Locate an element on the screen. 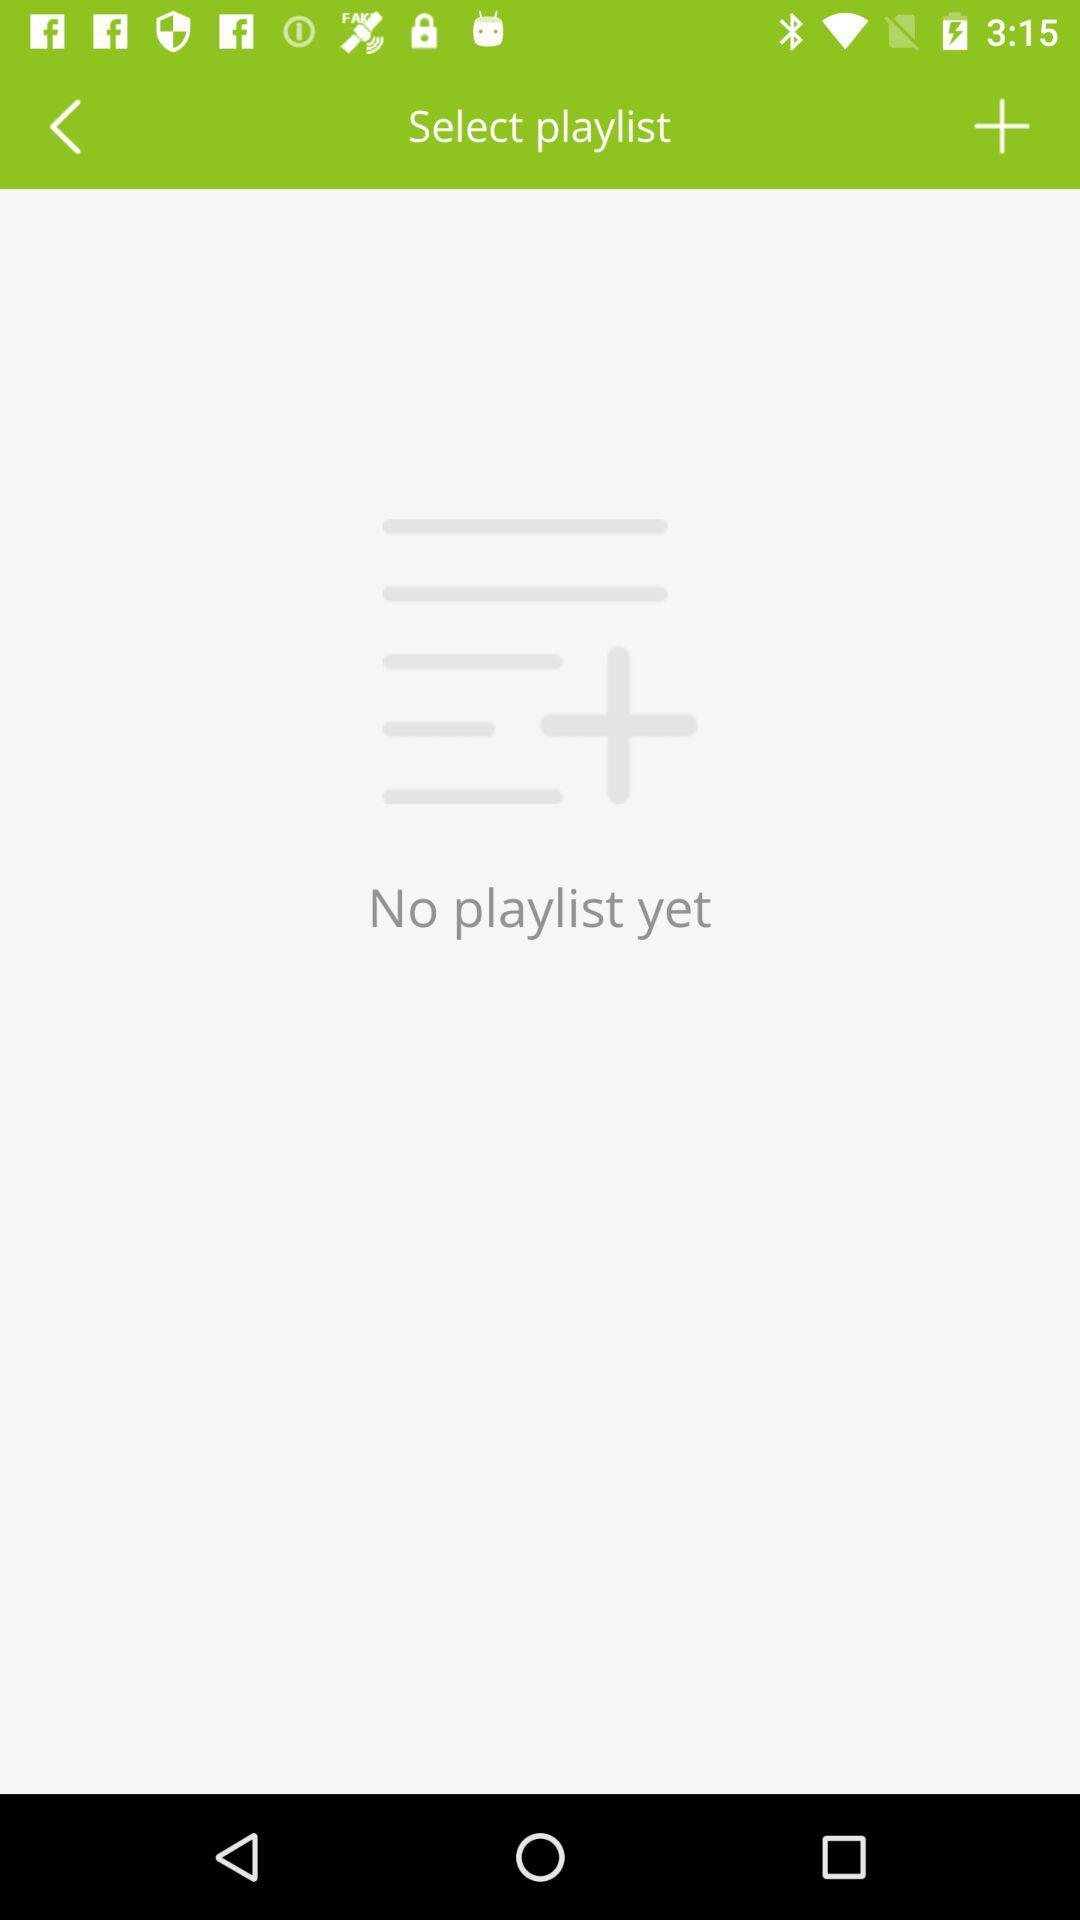  last playlist is located at coordinates (63, 124).